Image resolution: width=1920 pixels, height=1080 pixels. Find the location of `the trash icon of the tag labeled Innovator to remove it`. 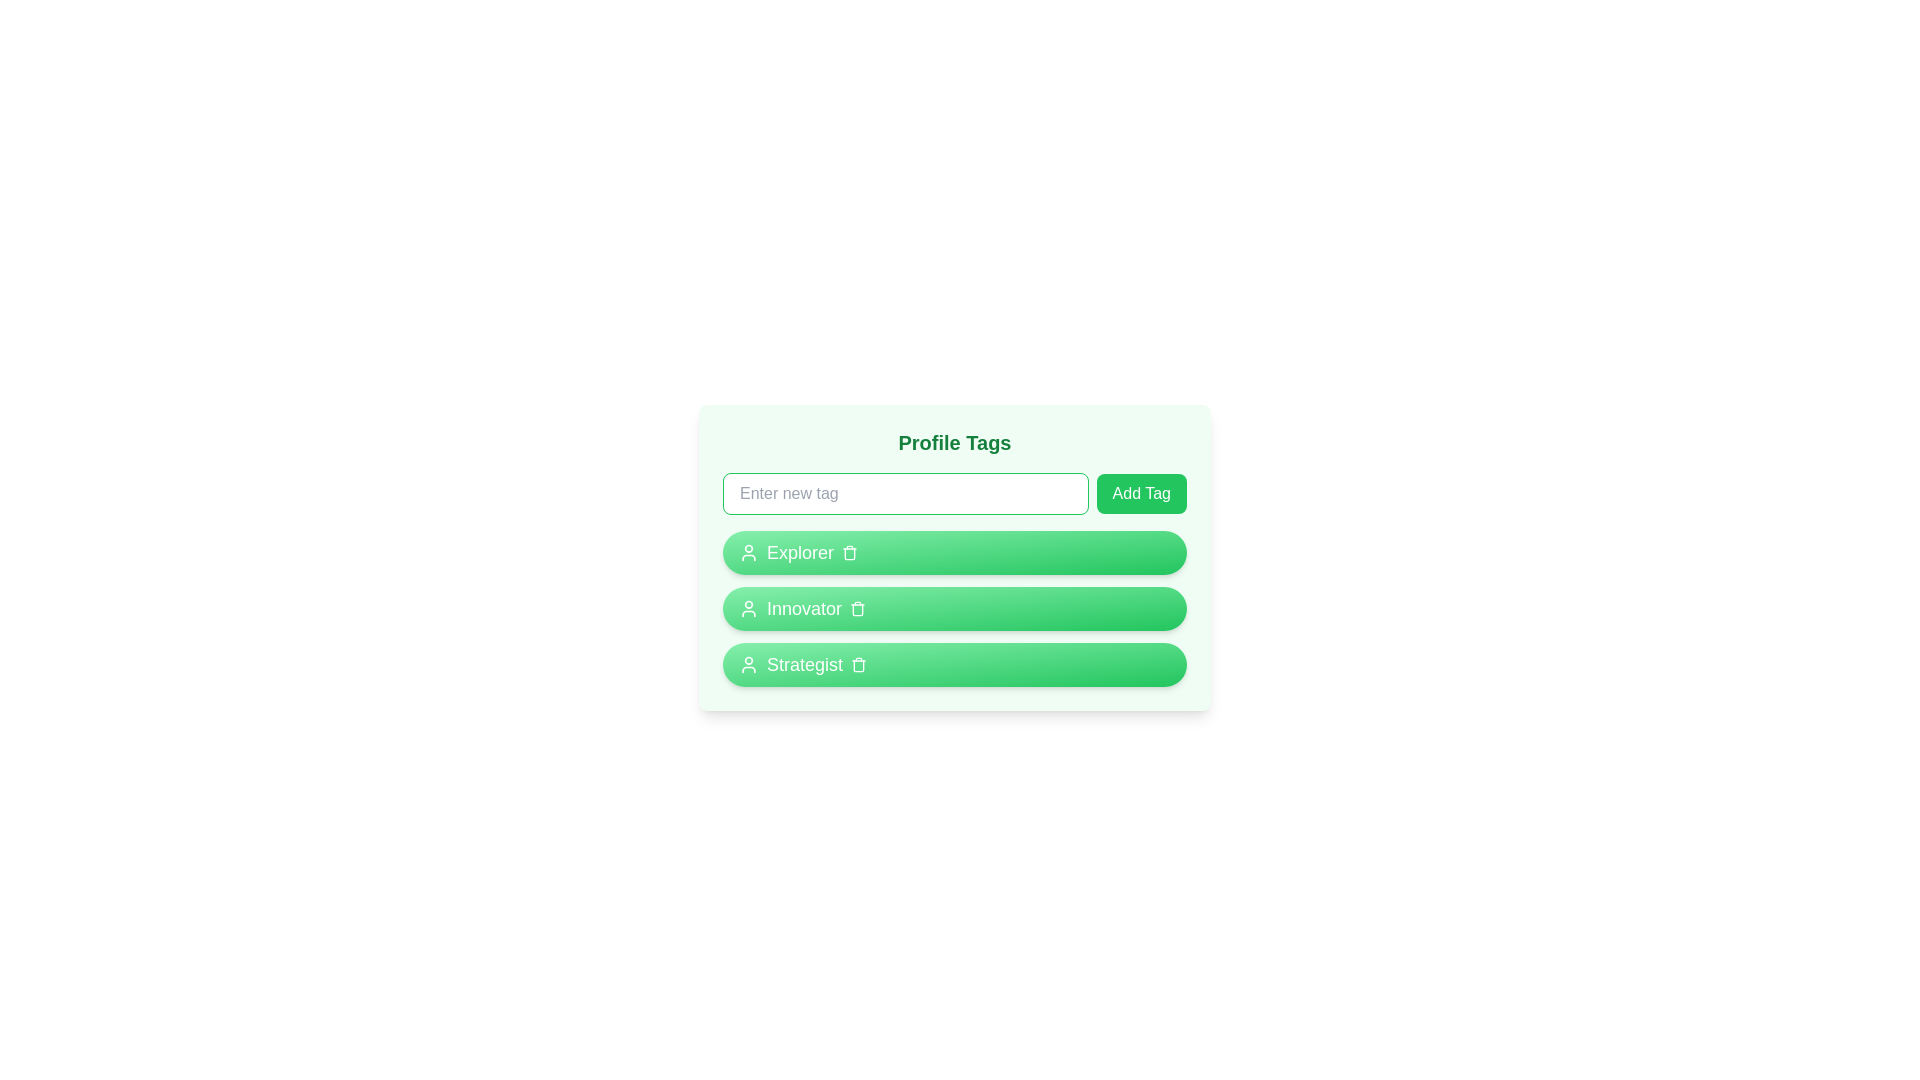

the trash icon of the tag labeled Innovator to remove it is located at coordinates (858, 608).